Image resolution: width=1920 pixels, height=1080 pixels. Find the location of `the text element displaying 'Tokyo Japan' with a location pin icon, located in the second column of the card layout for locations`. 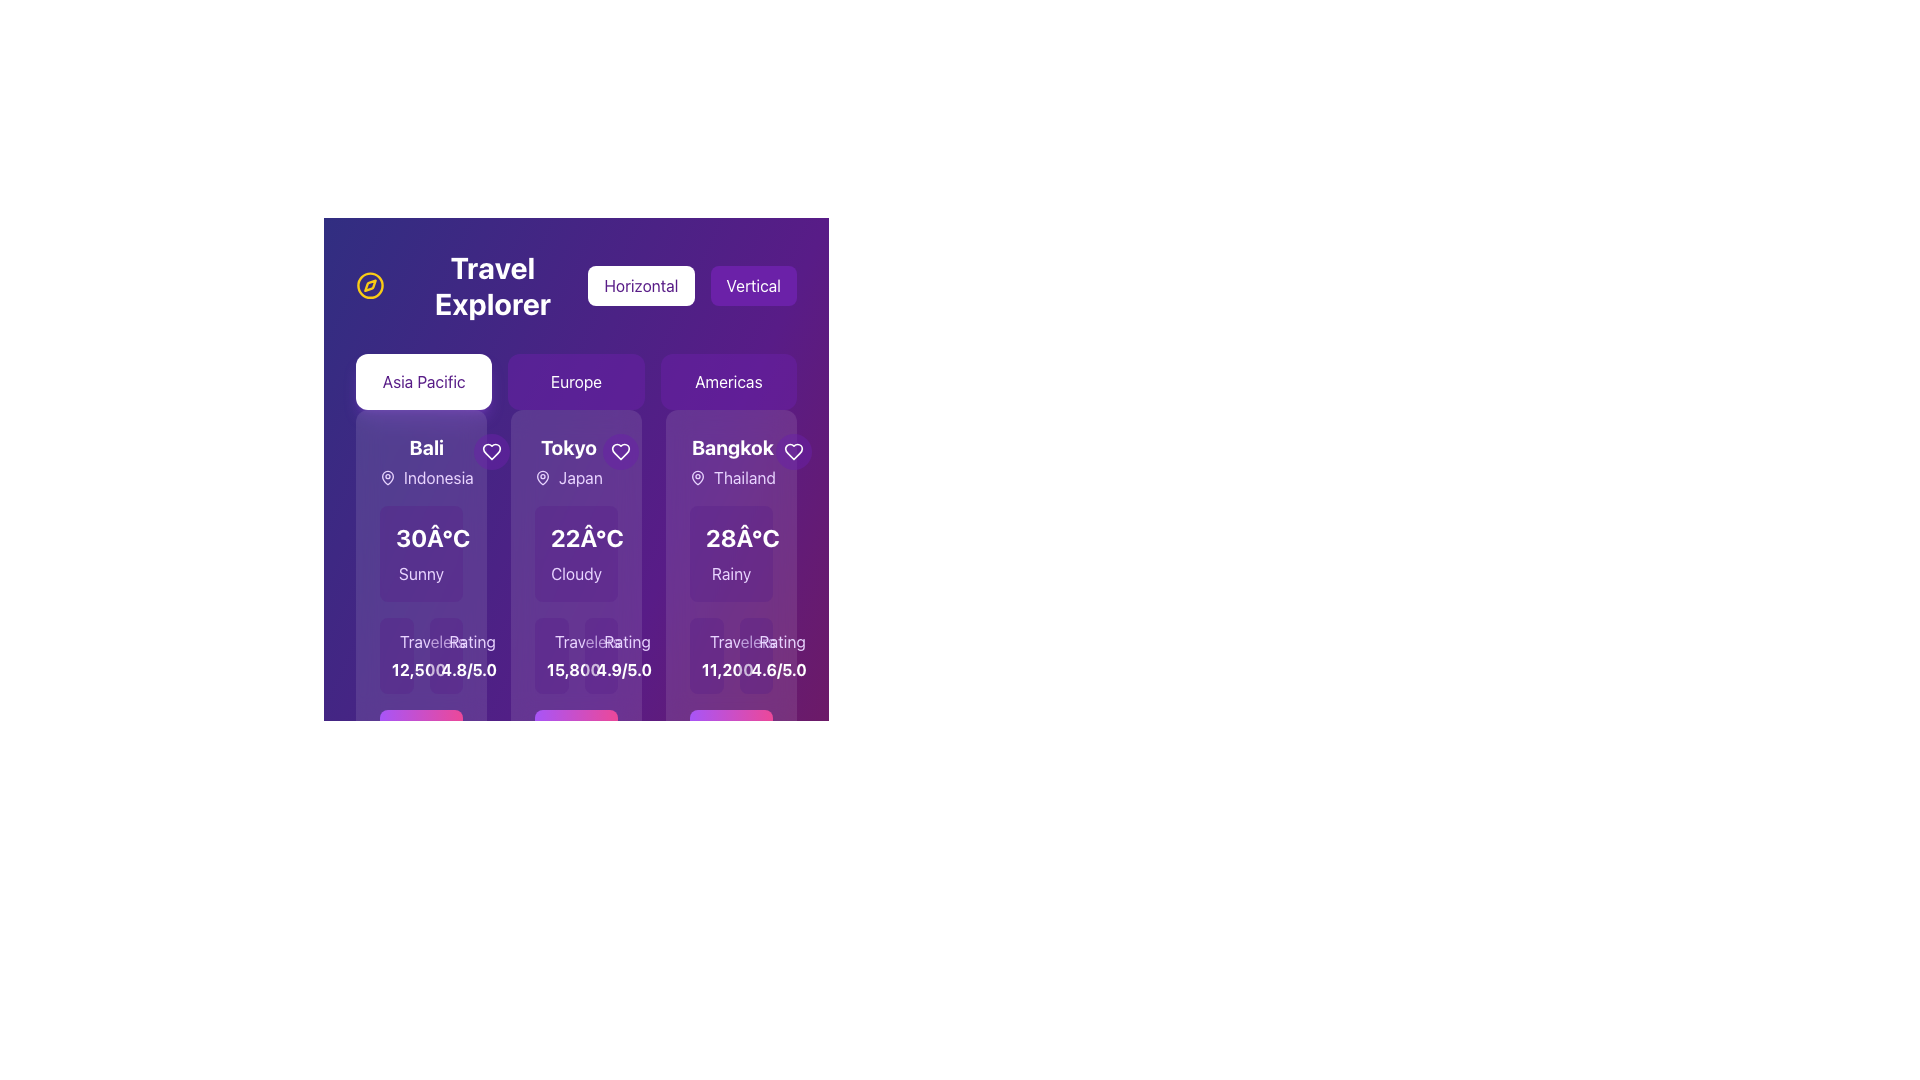

the text element displaying 'Tokyo Japan' with a location pin icon, located in the second column of the card layout for locations is located at coordinates (575, 462).